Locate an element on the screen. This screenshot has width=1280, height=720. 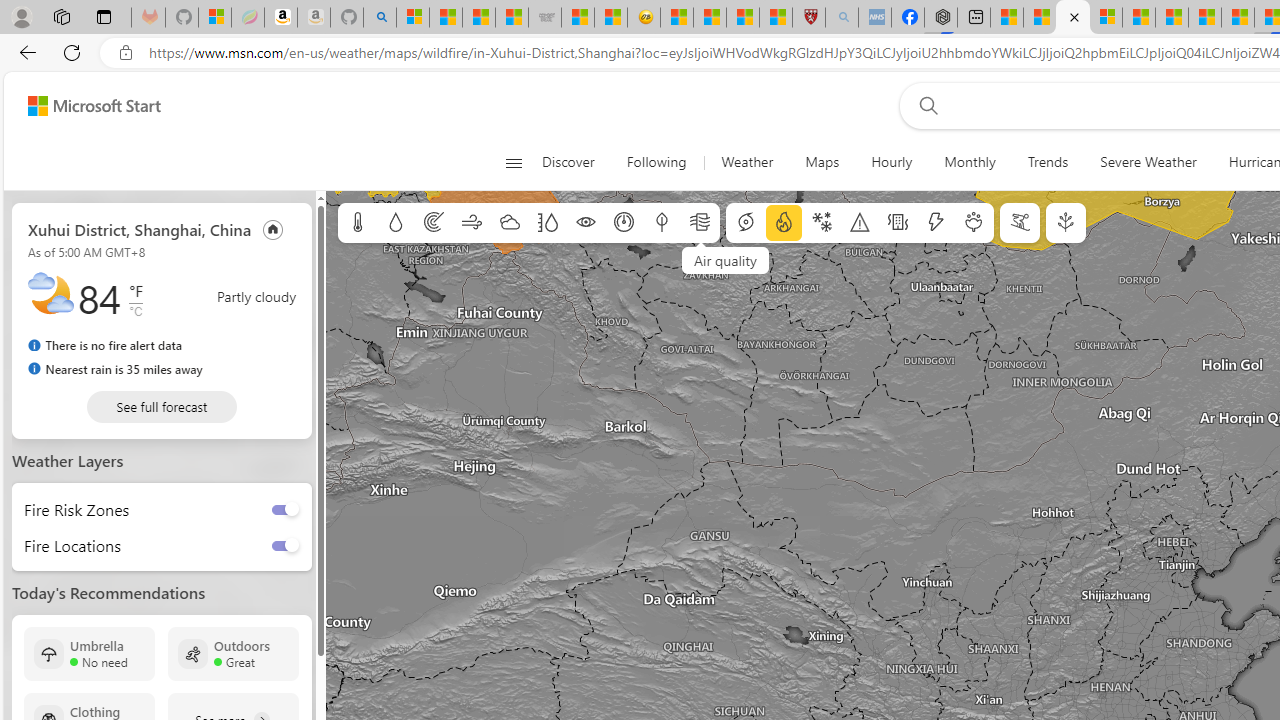
'Precipitation' is located at coordinates (395, 223).